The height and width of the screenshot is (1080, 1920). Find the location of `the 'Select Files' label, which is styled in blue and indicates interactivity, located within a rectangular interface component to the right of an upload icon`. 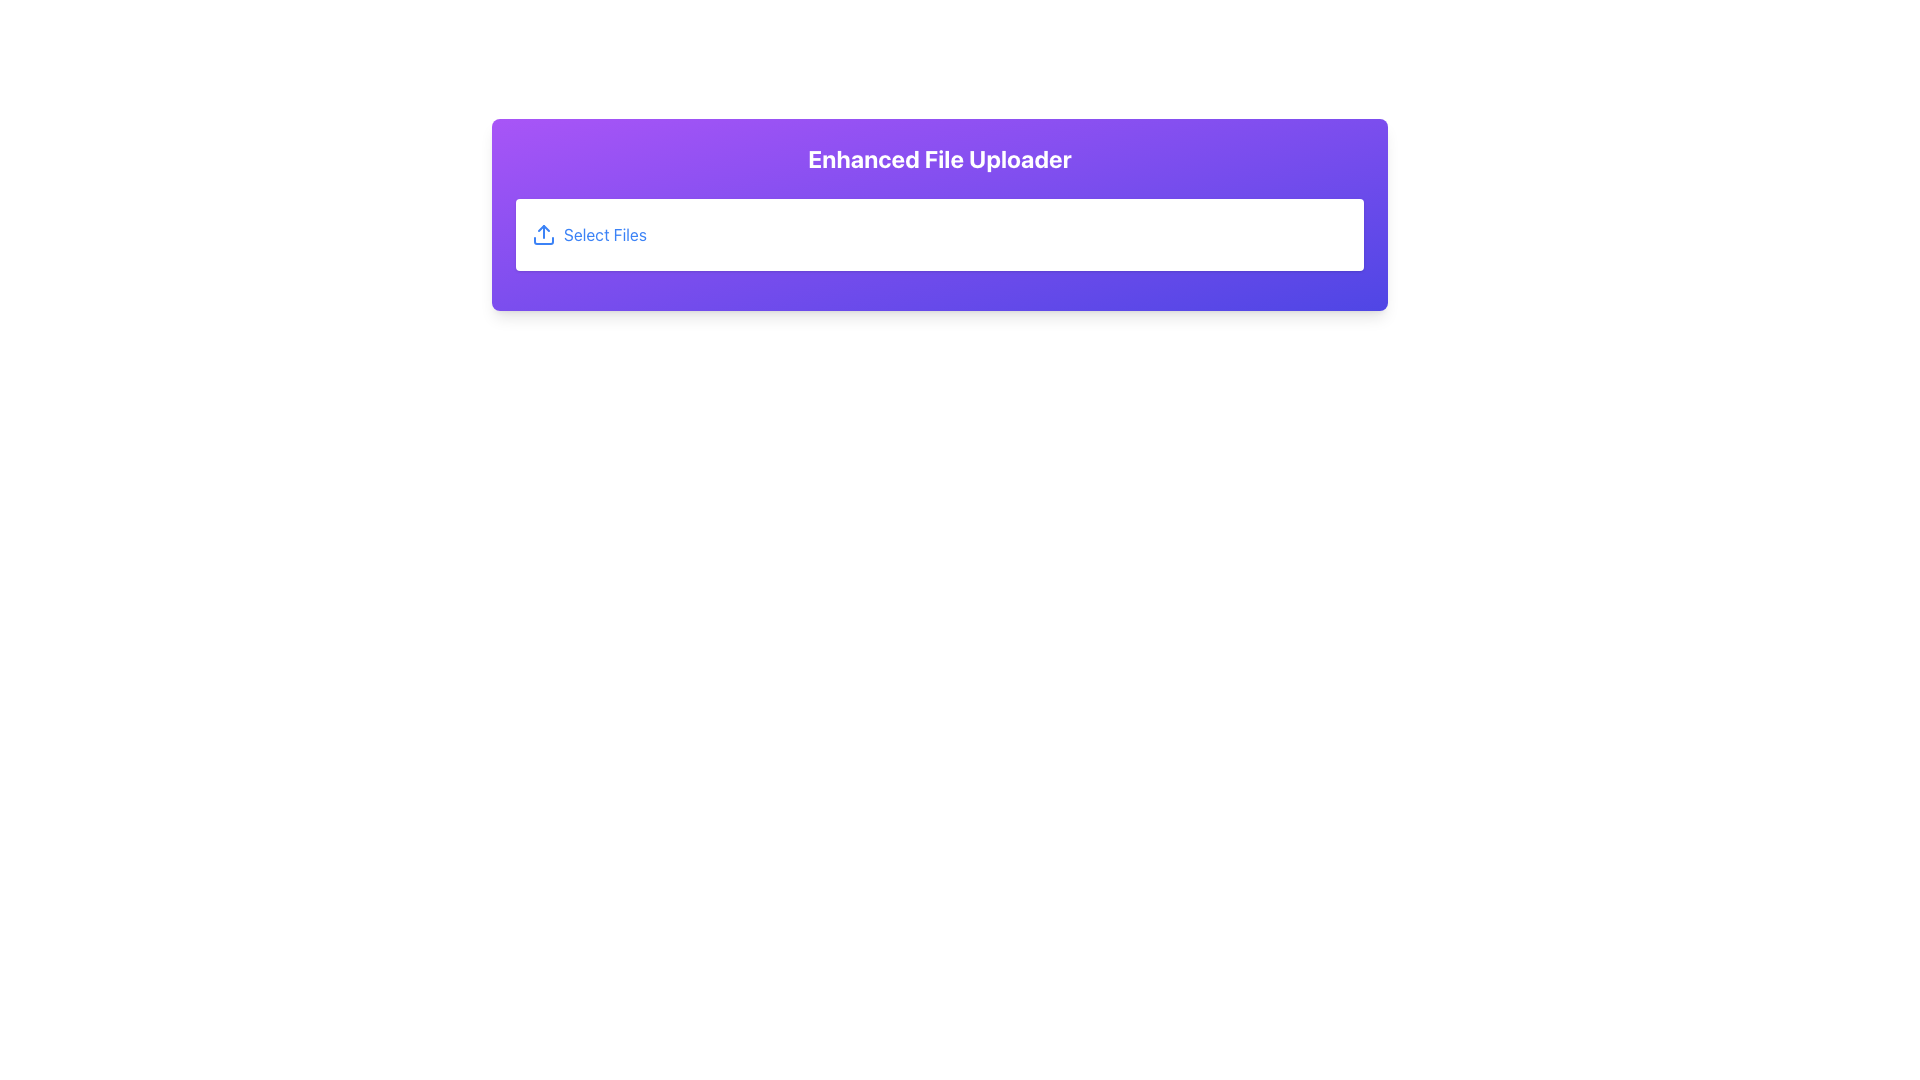

the 'Select Files' label, which is styled in blue and indicates interactivity, located within a rectangular interface component to the right of an upload icon is located at coordinates (604, 234).